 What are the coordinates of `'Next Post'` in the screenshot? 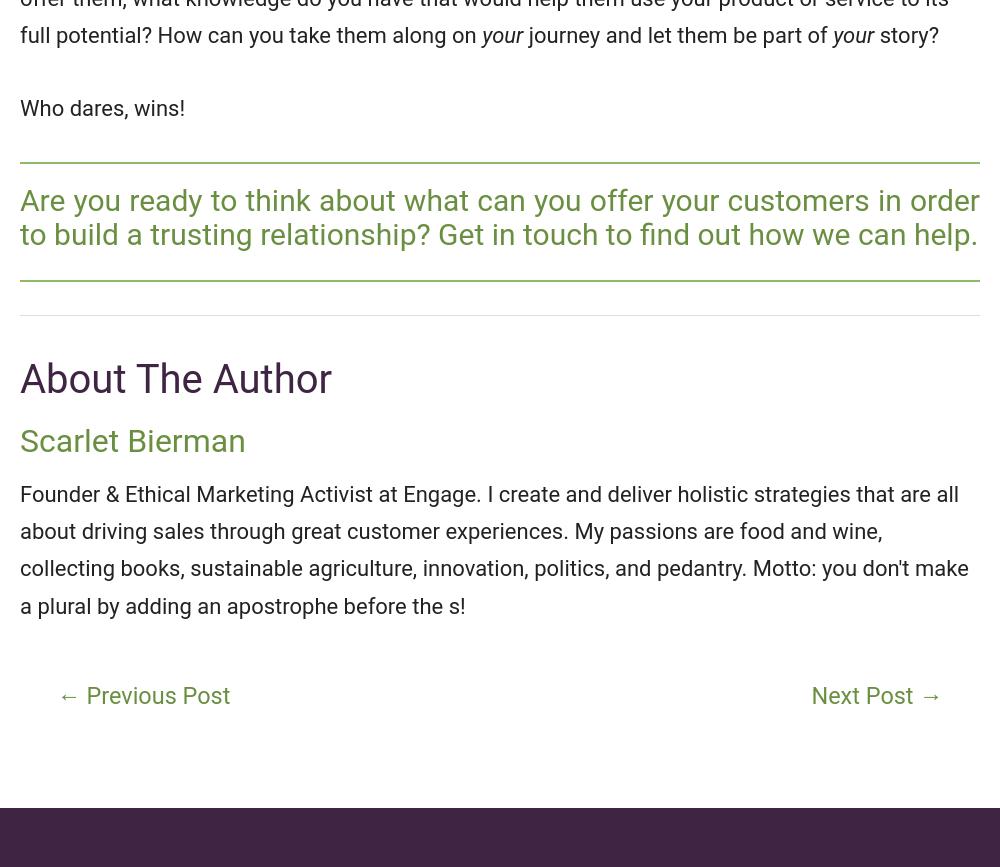 It's located at (864, 695).